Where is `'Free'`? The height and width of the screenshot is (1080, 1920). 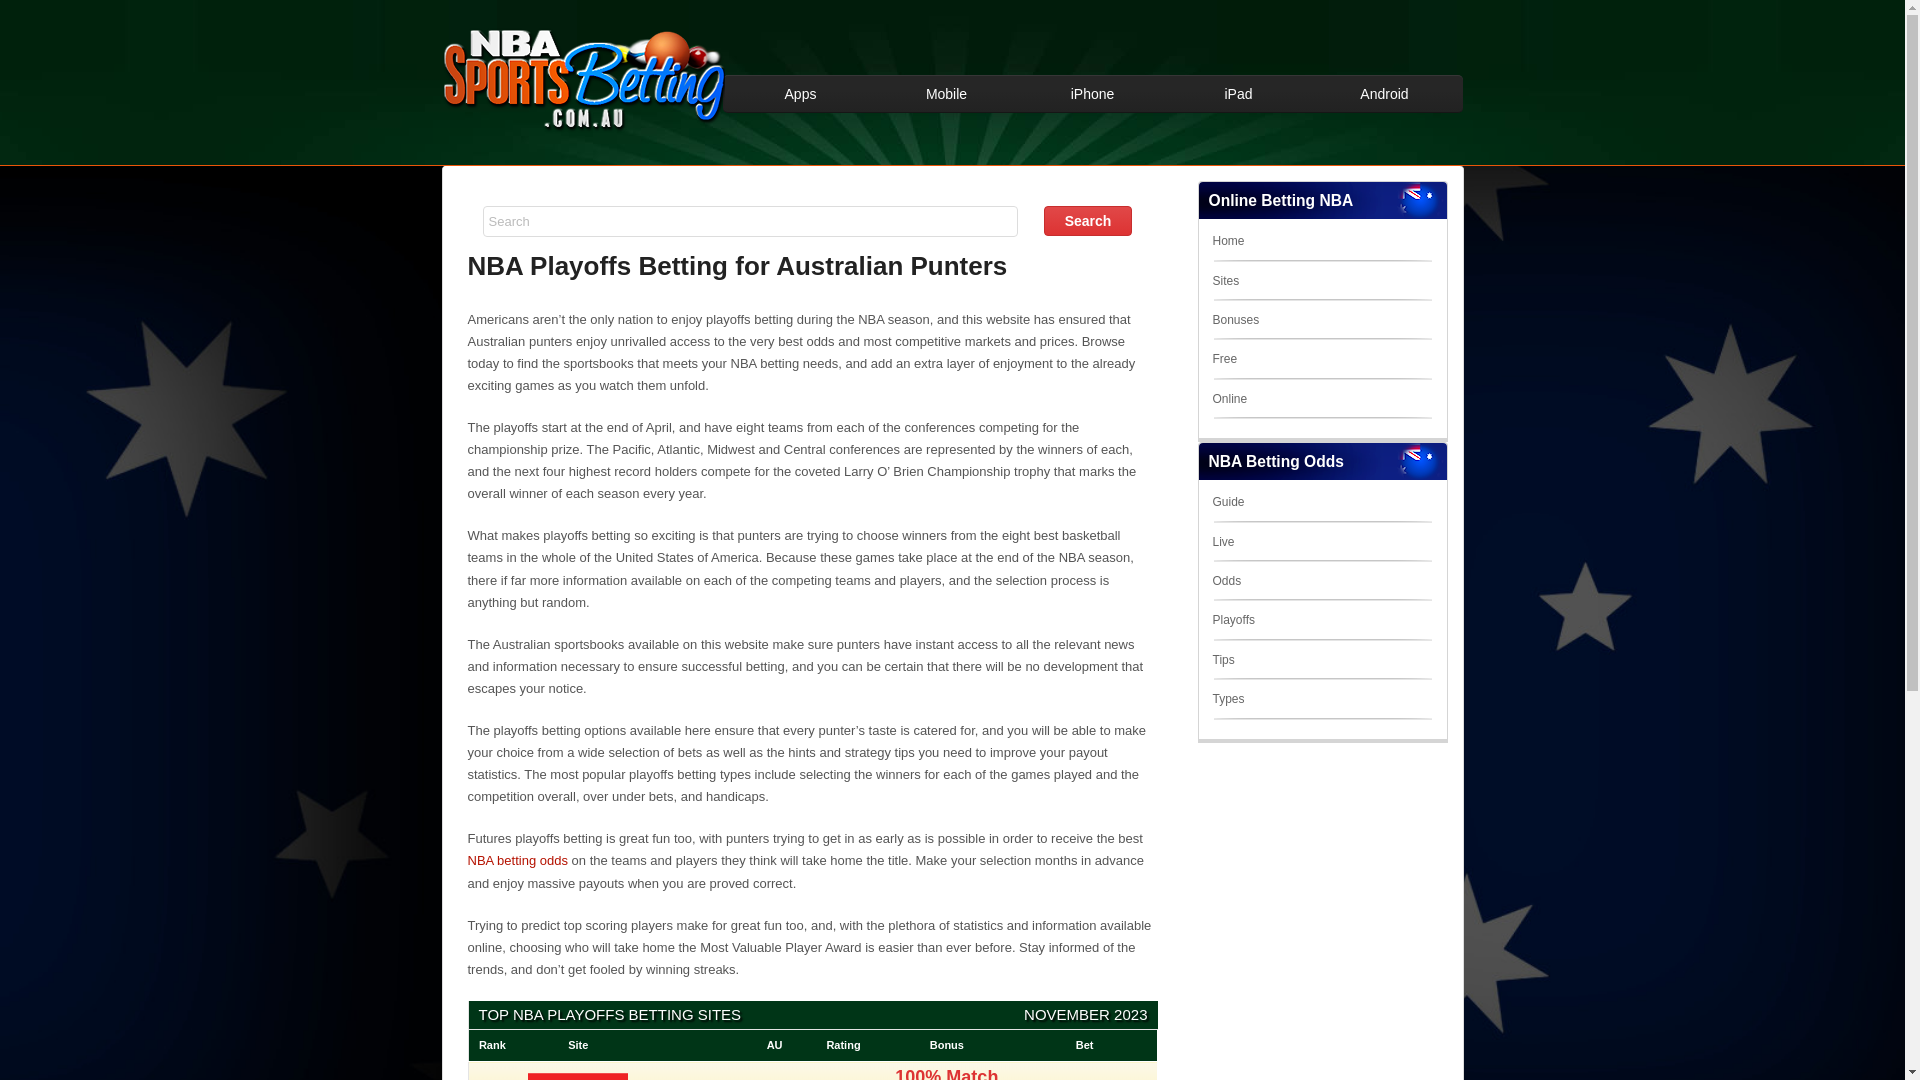 'Free' is located at coordinates (1223, 357).